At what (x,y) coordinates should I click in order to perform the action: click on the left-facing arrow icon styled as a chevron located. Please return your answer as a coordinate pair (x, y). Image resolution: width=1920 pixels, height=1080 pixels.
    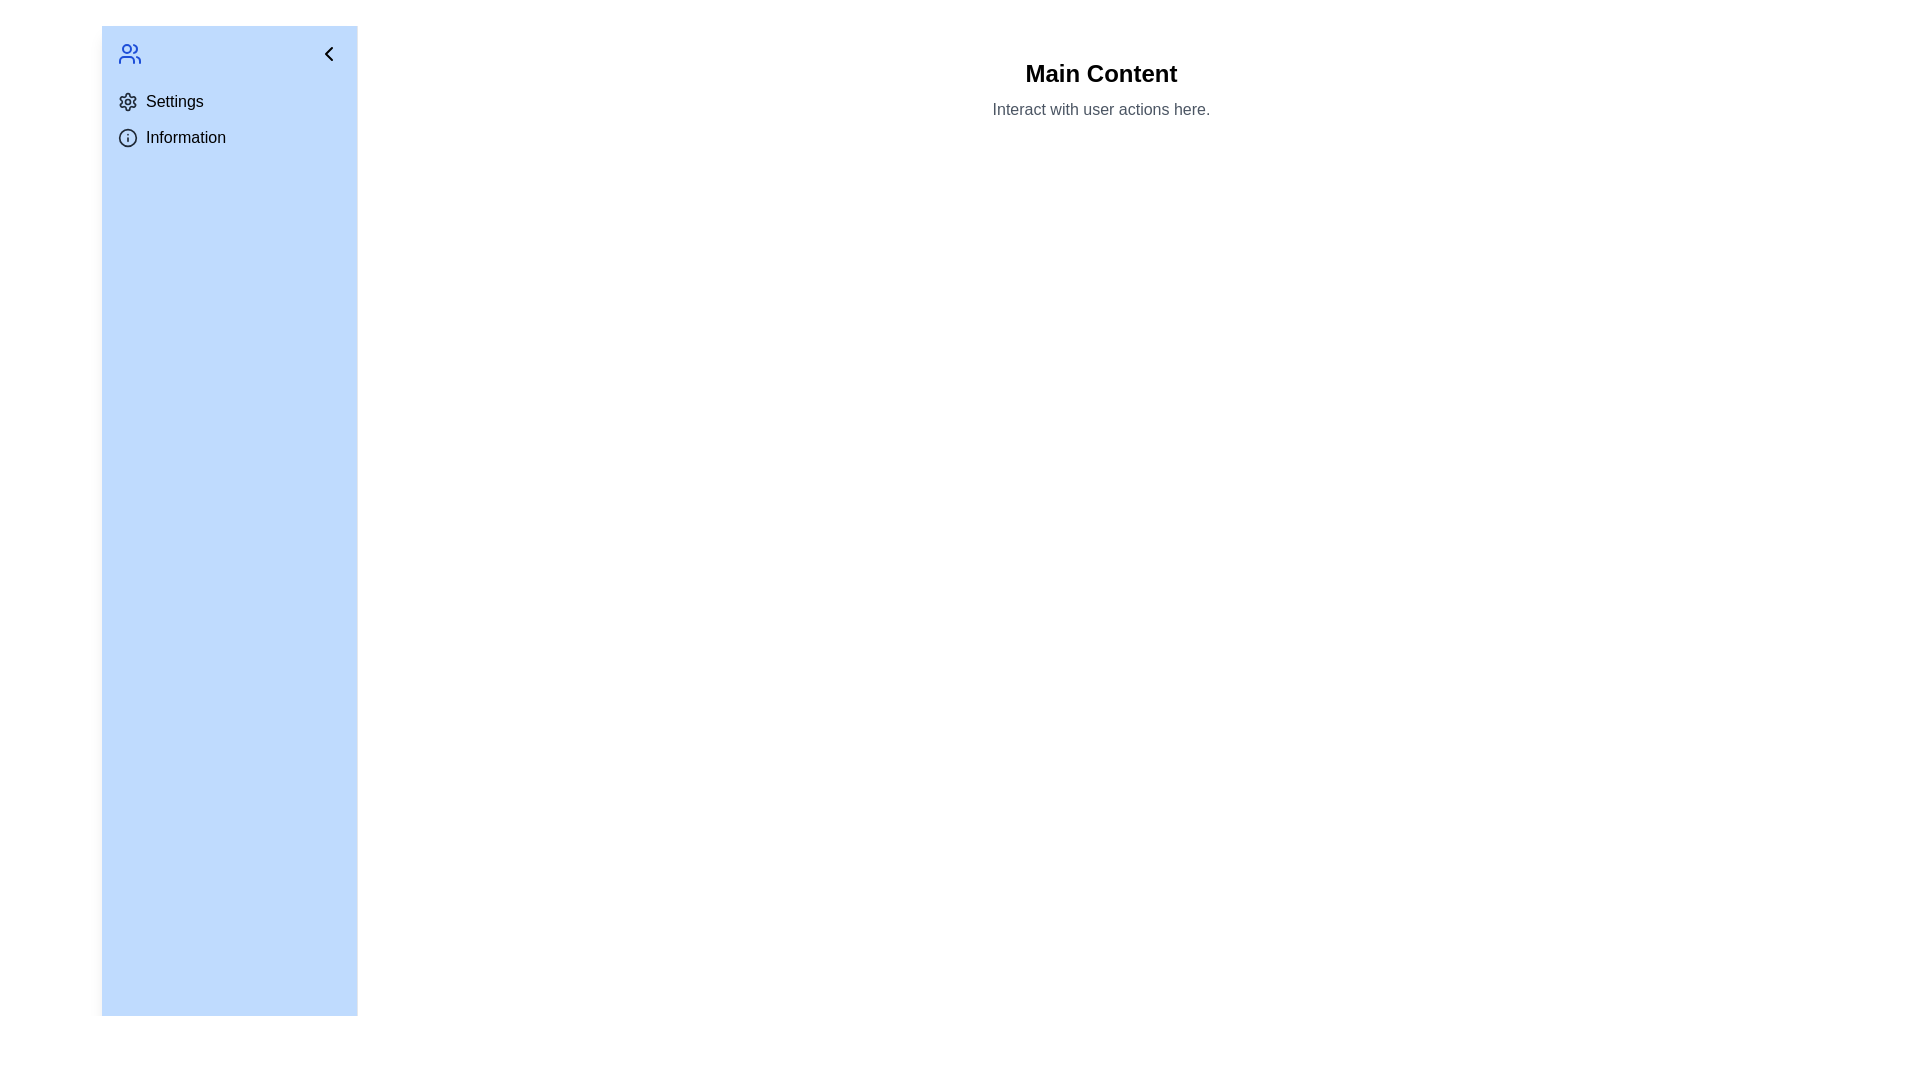
    Looking at the image, I should click on (329, 53).